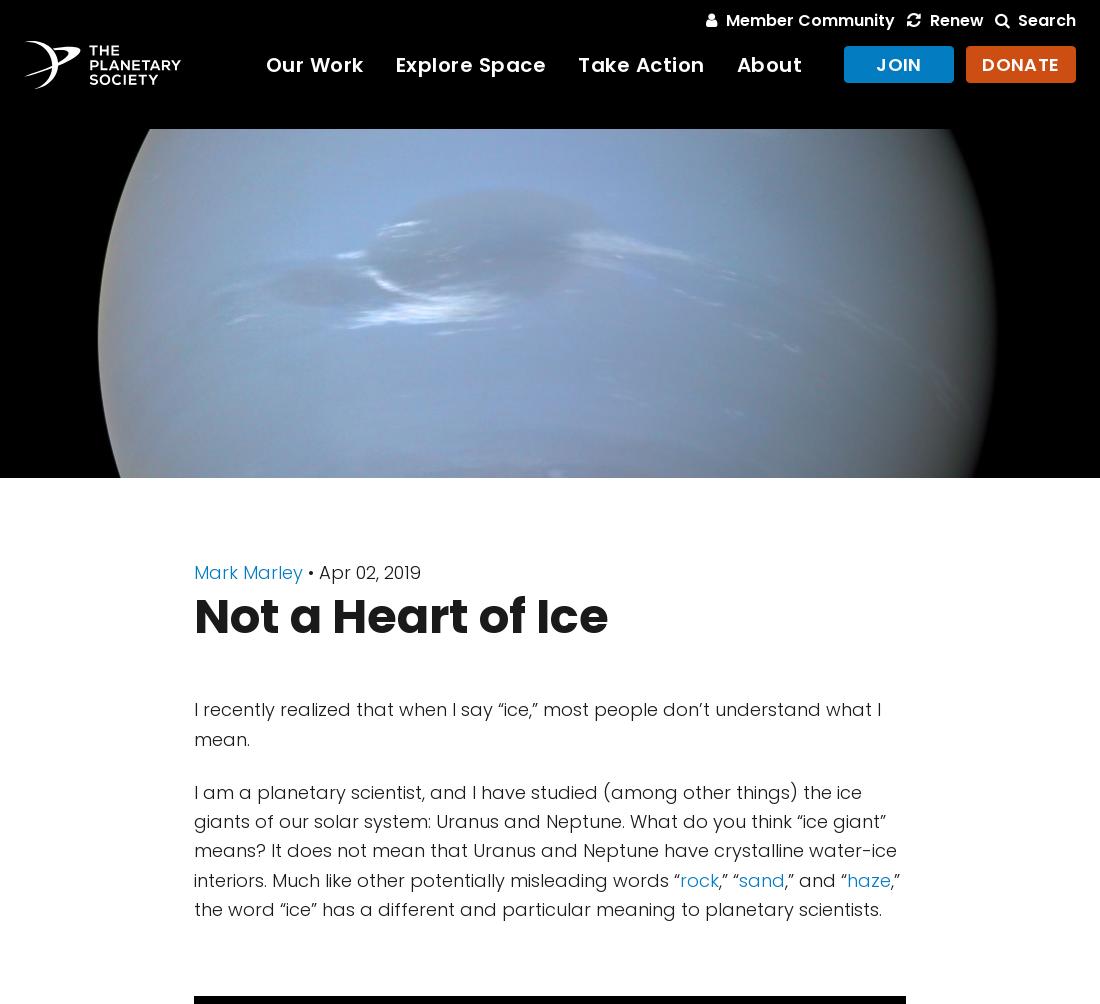 The height and width of the screenshot is (1004, 1100). What do you see at coordinates (727, 878) in the screenshot?
I see `',” “'` at bounding box center [727, 878].